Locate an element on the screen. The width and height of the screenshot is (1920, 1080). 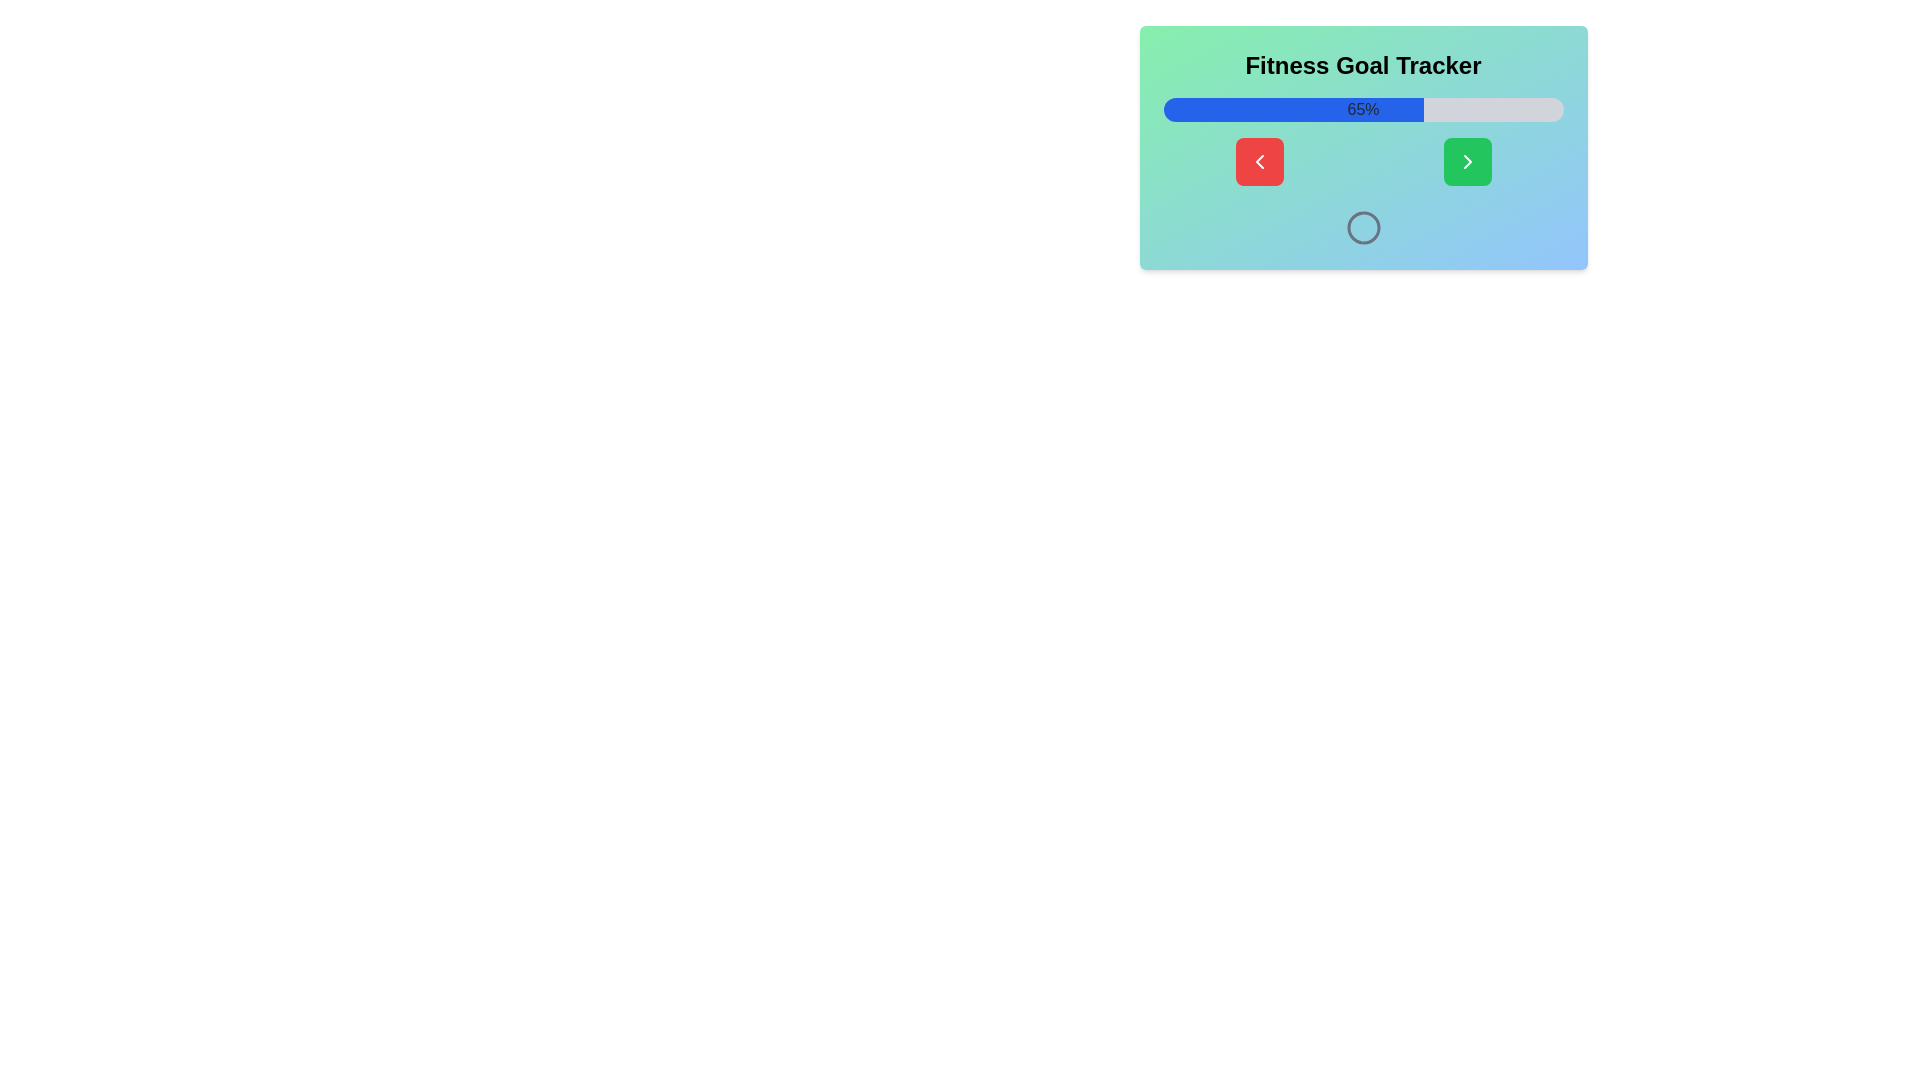
the progress bar that visually represents a 65% completion of a task, located below the title 'Fitness Goal Tracker' is located at coordinates (1362, 110).